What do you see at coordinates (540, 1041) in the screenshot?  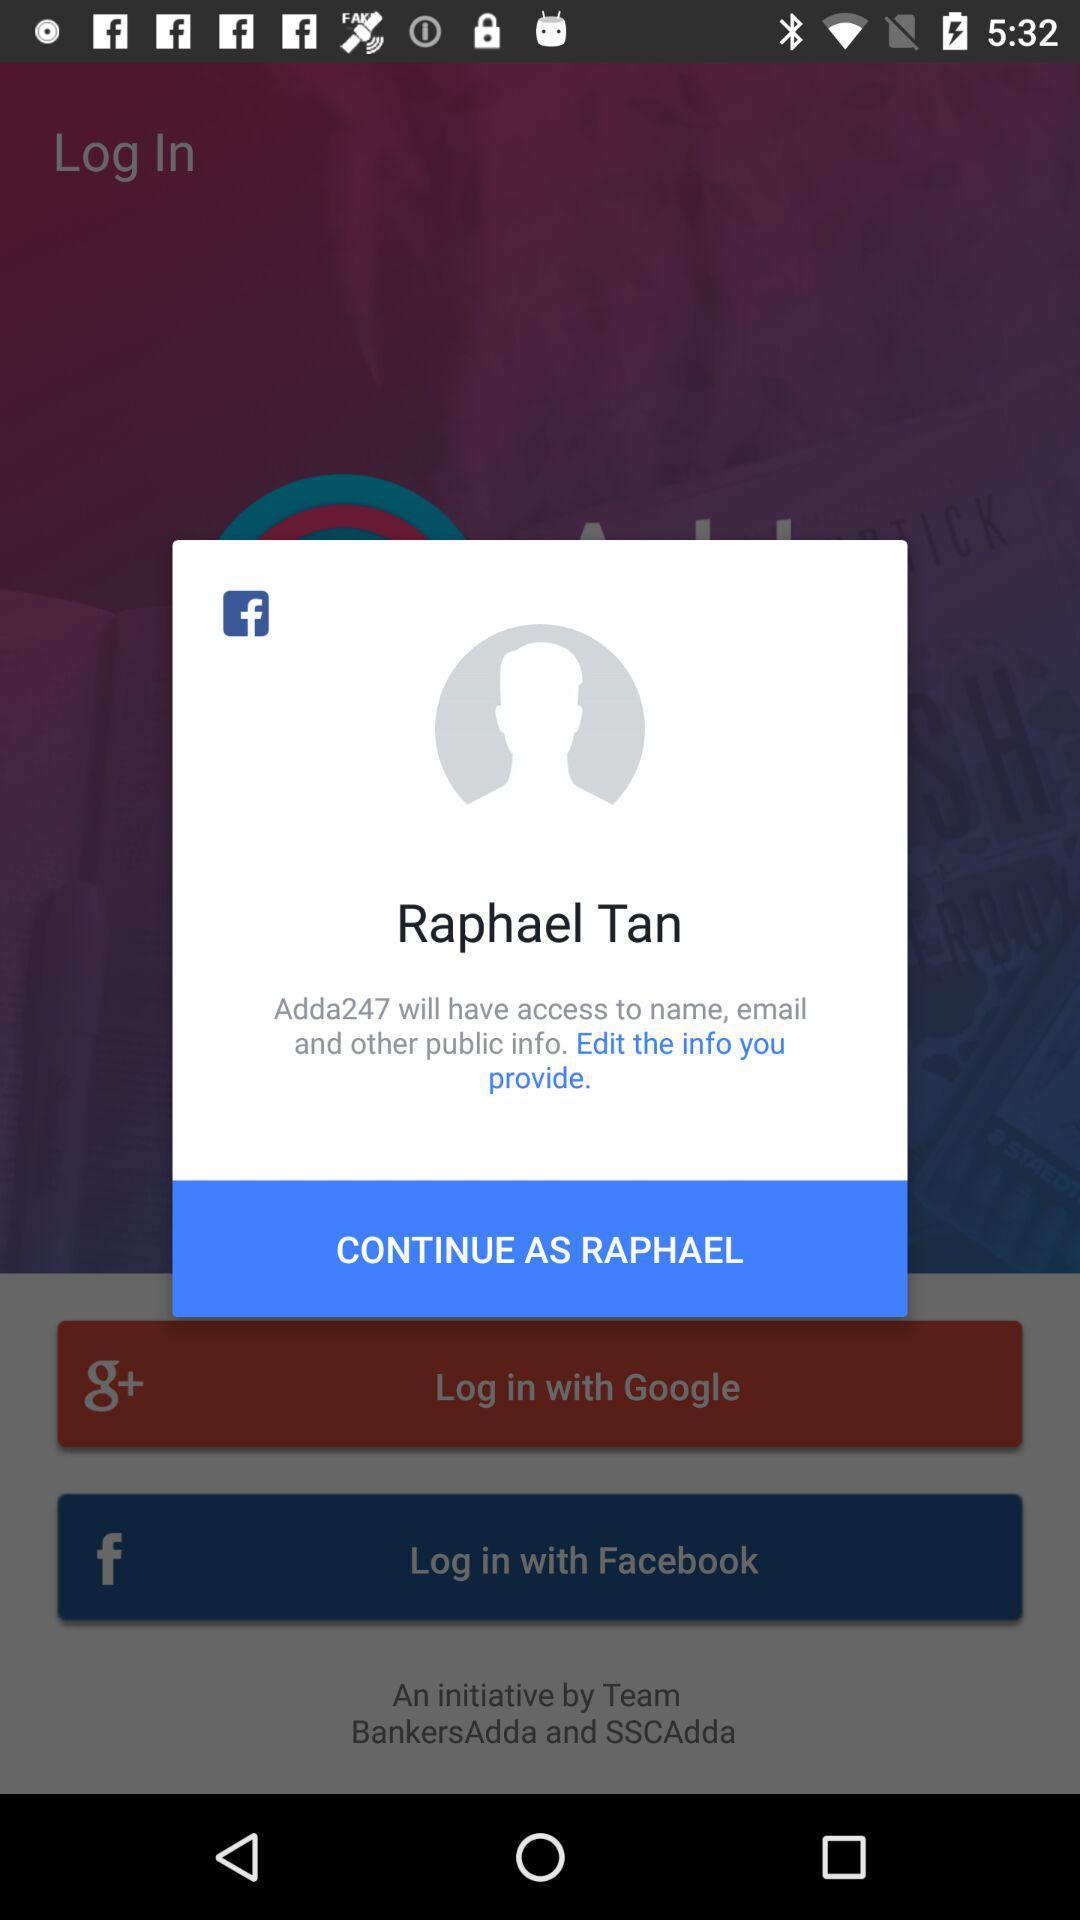 I see `adda247 will have item` at bounding box center [540, 1041].